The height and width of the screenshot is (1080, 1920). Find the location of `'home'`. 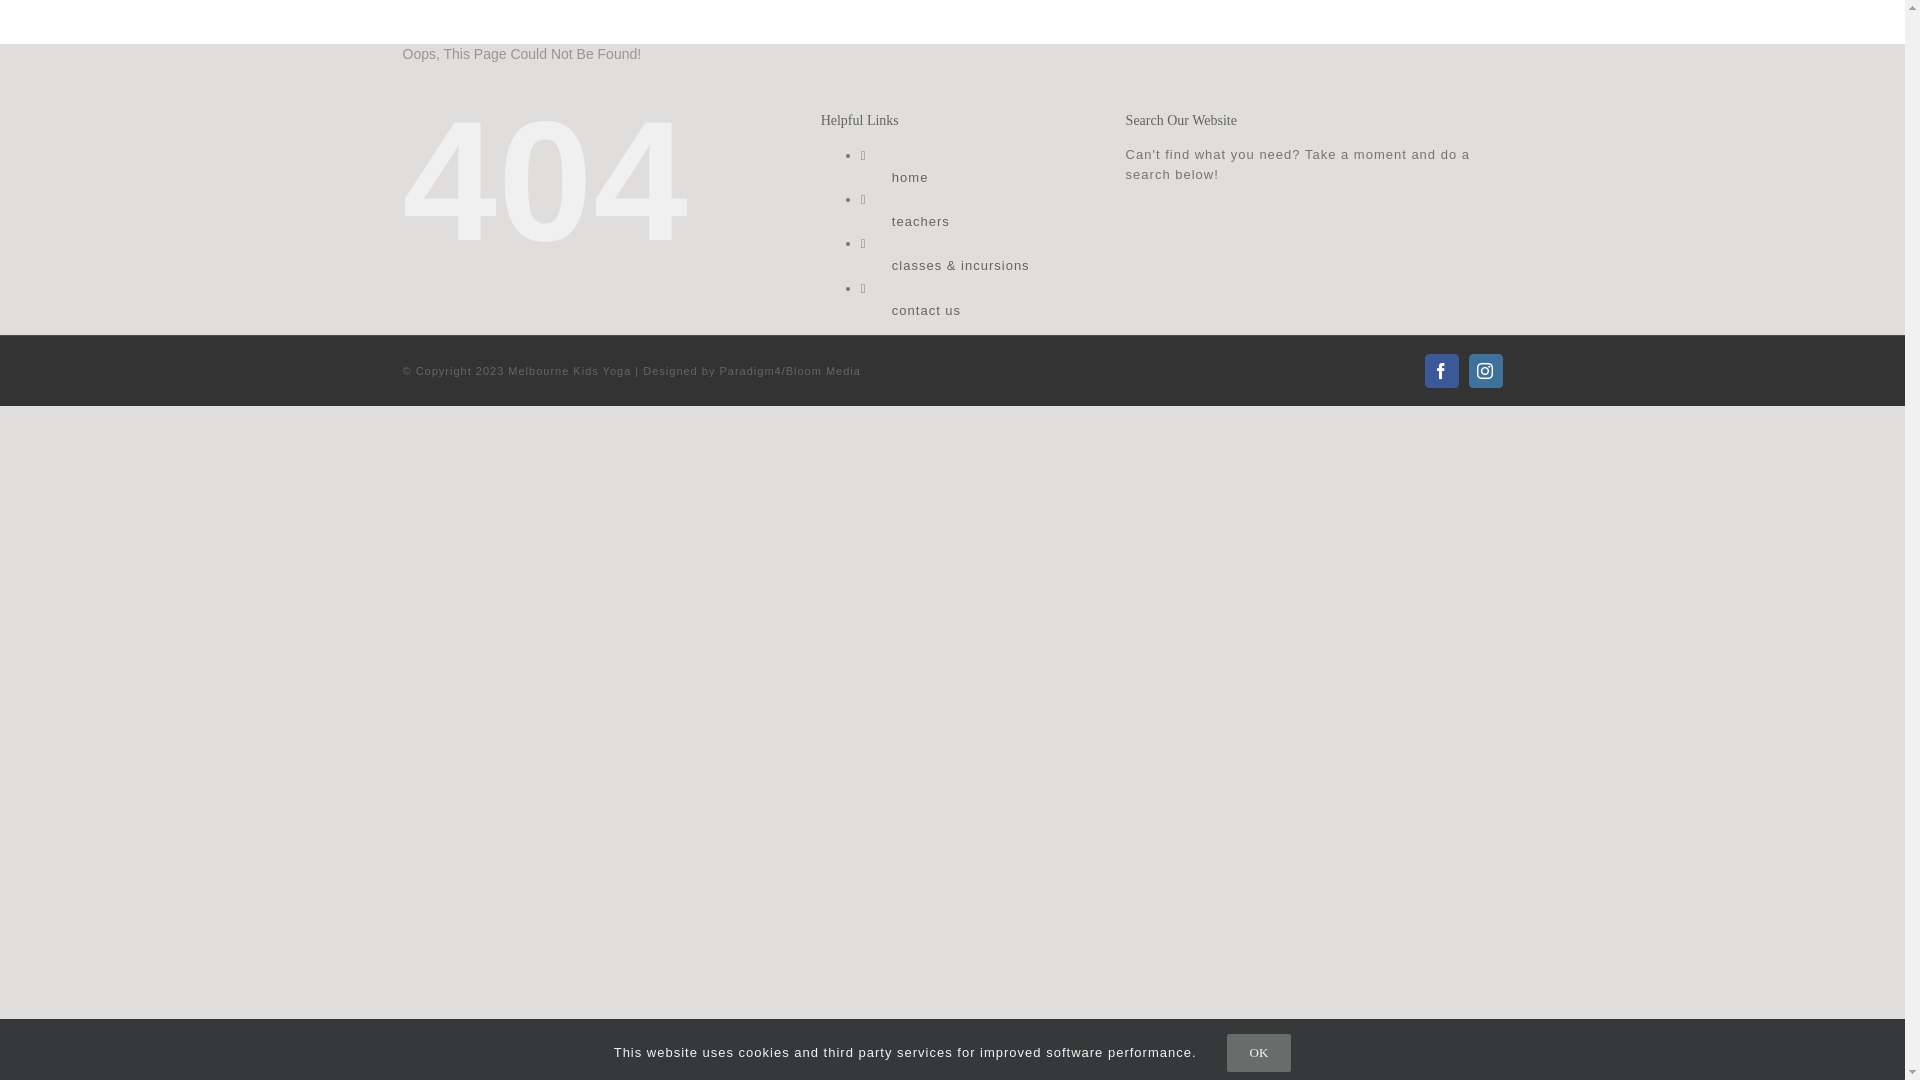

'home' is located at coordinates (909, 176).